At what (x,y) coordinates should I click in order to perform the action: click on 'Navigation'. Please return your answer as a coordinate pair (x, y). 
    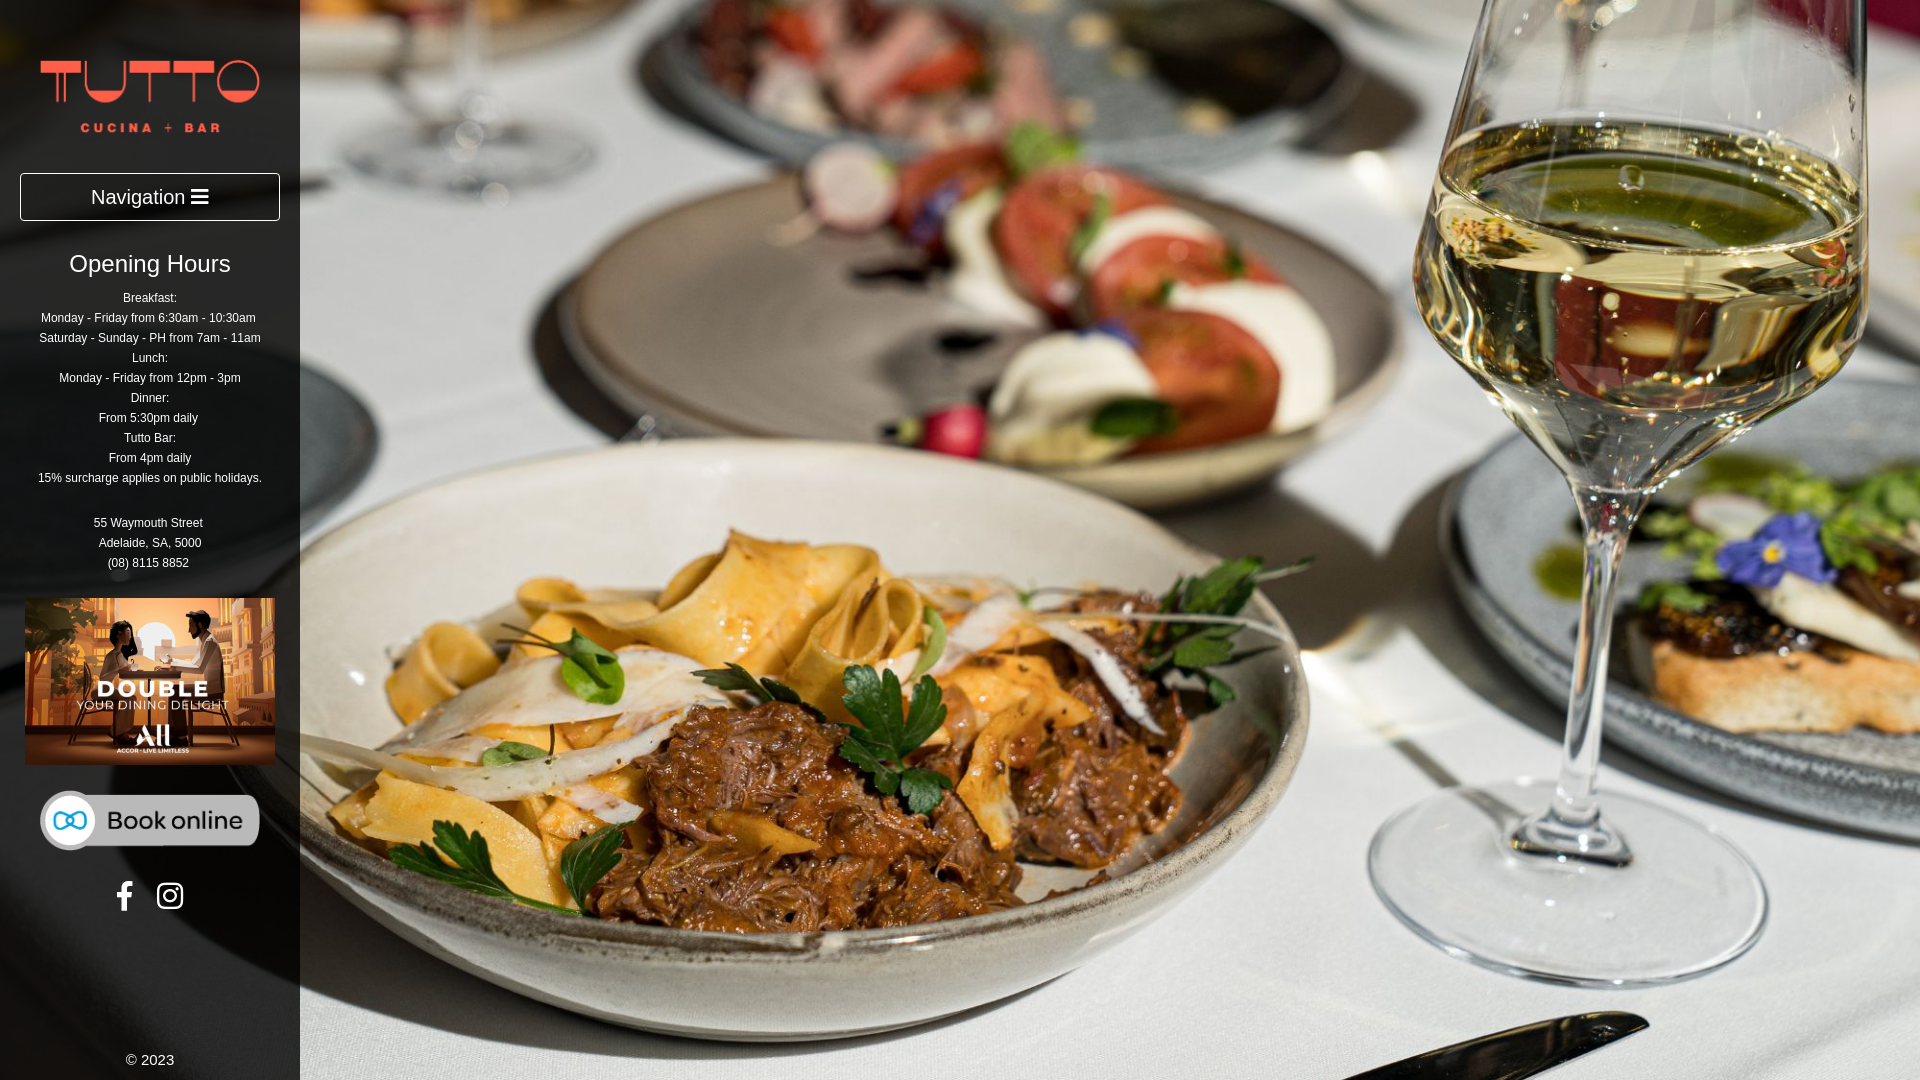
    Looking at the image, I should click on (19, 197).